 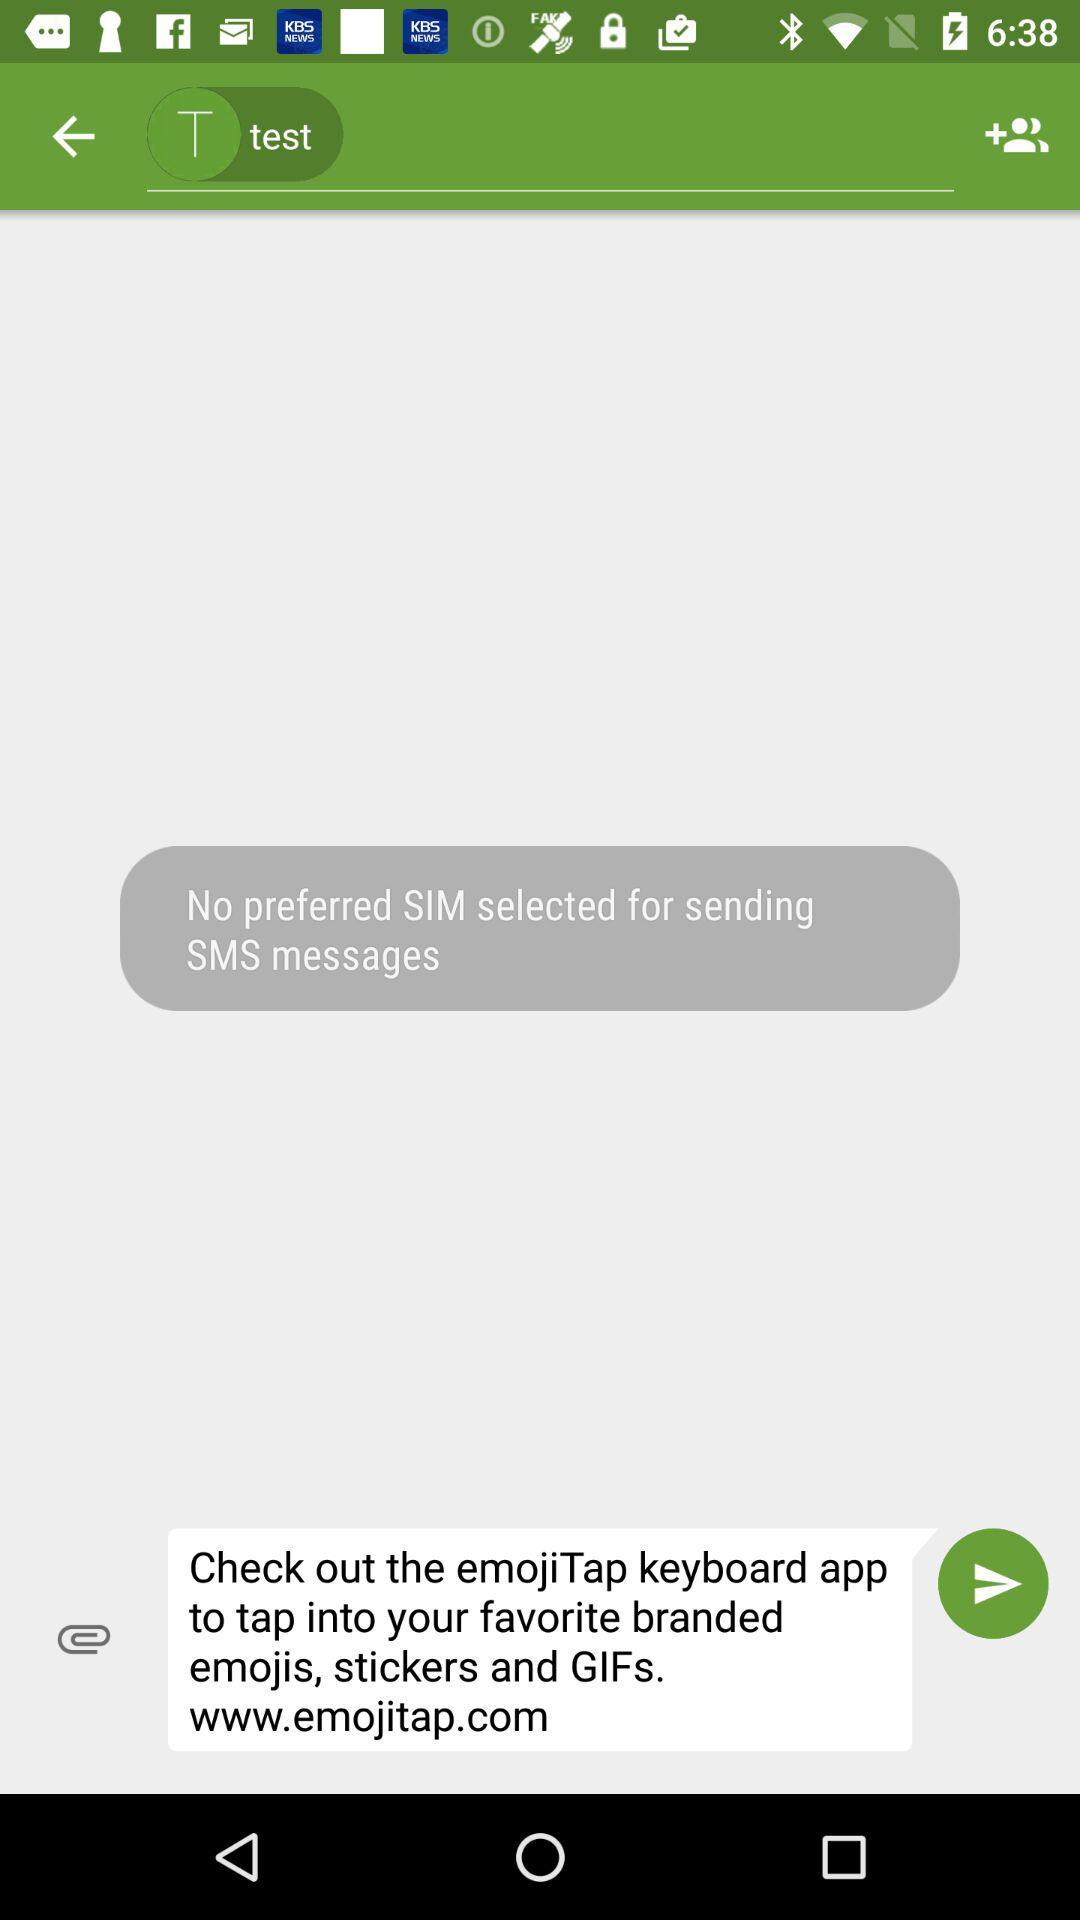 What do you see at coordinates (83, 1639) in the screenshot?
I see `the icon to the left of the check out the` at bounding box center [83, 1639].